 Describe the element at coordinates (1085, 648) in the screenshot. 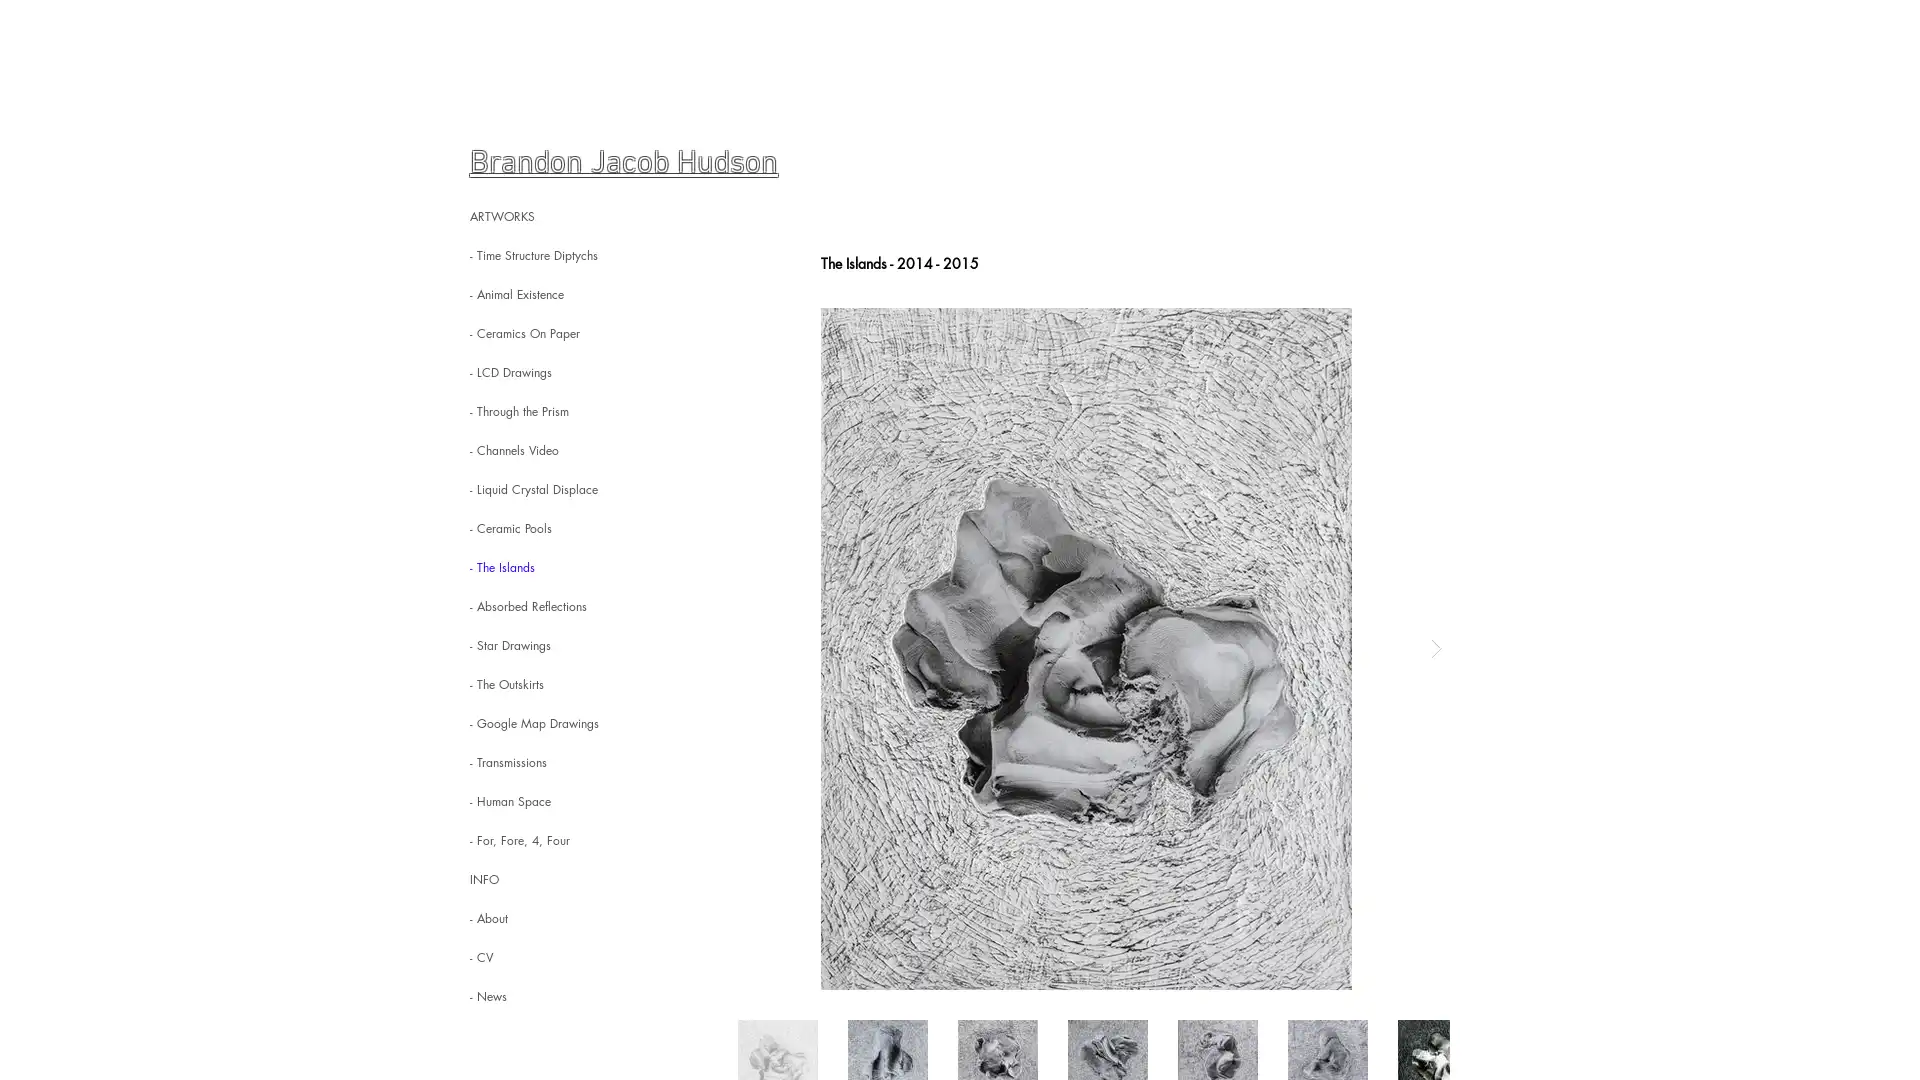

I see `9 of 1 the islands by Brandon Hudson` at that location.